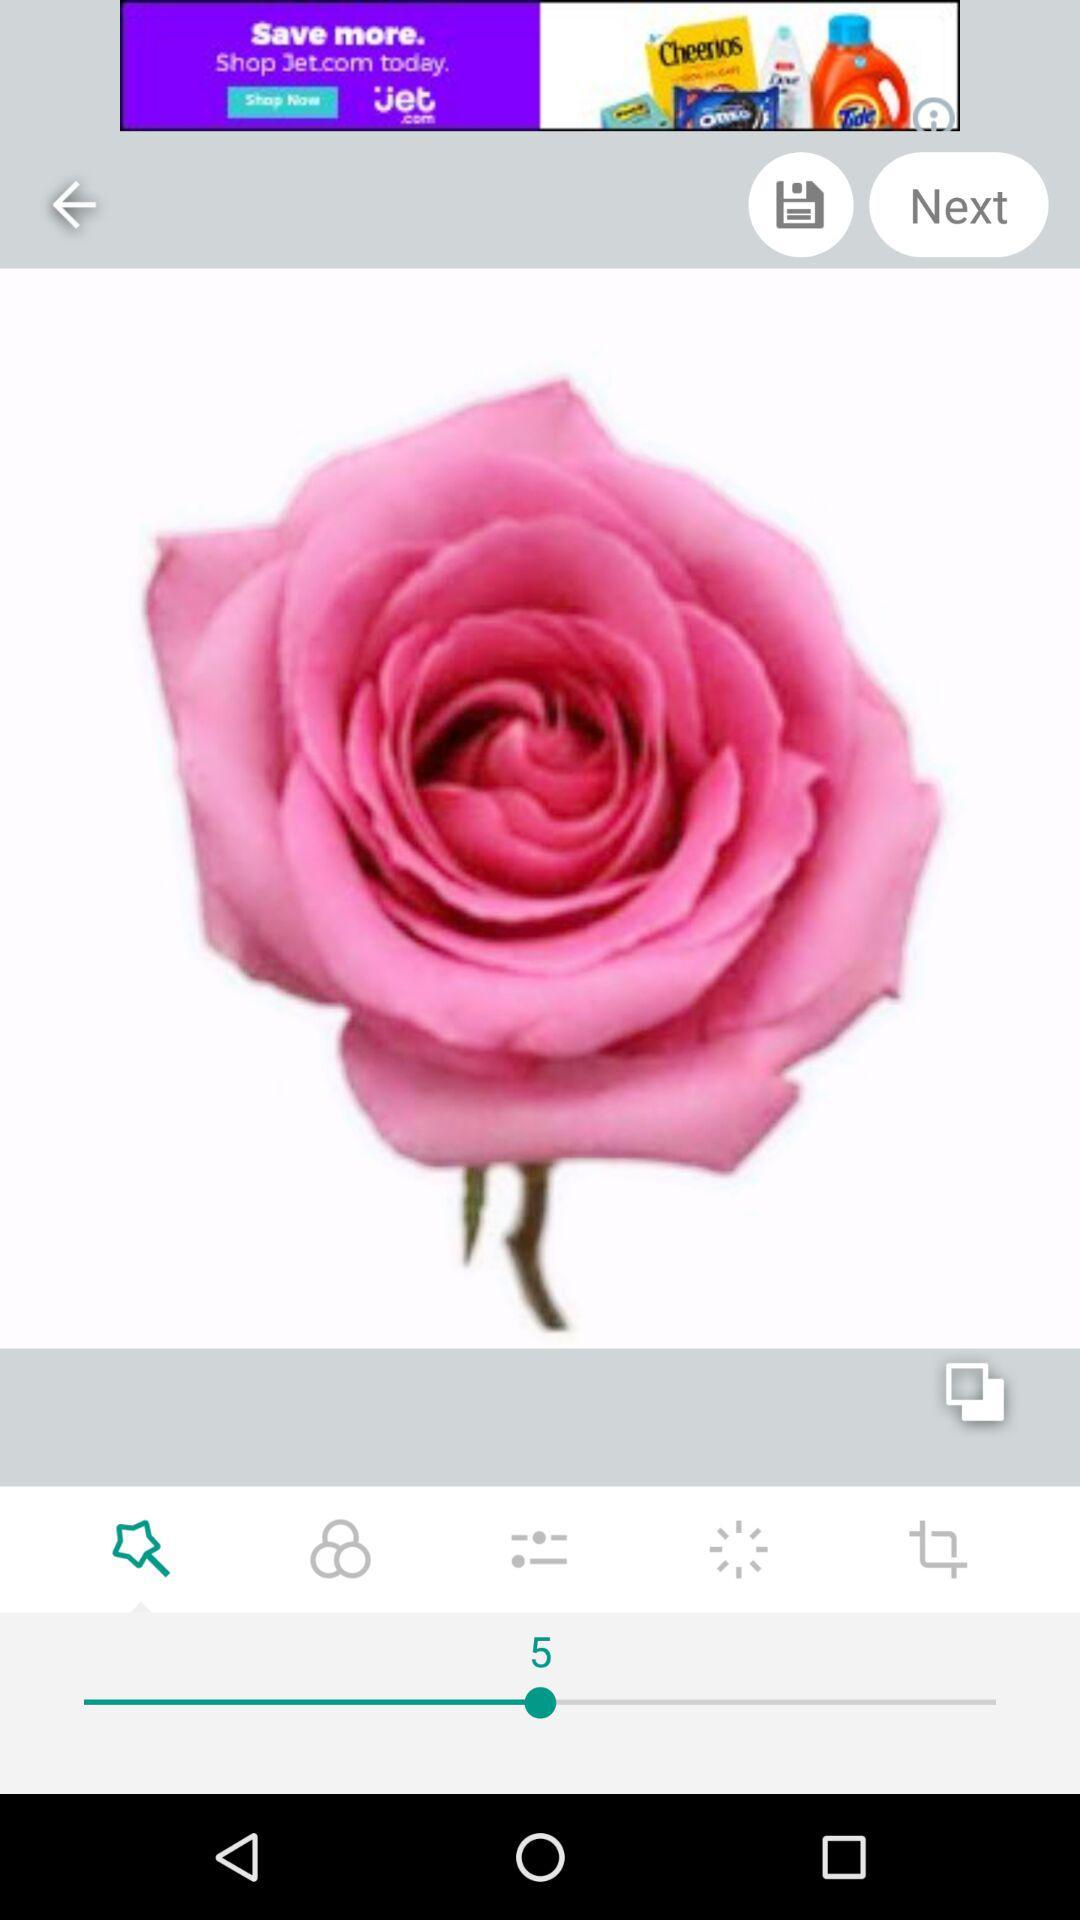 The image size is (1080, 1920). I want to click on edit image, so click(738, 1548).